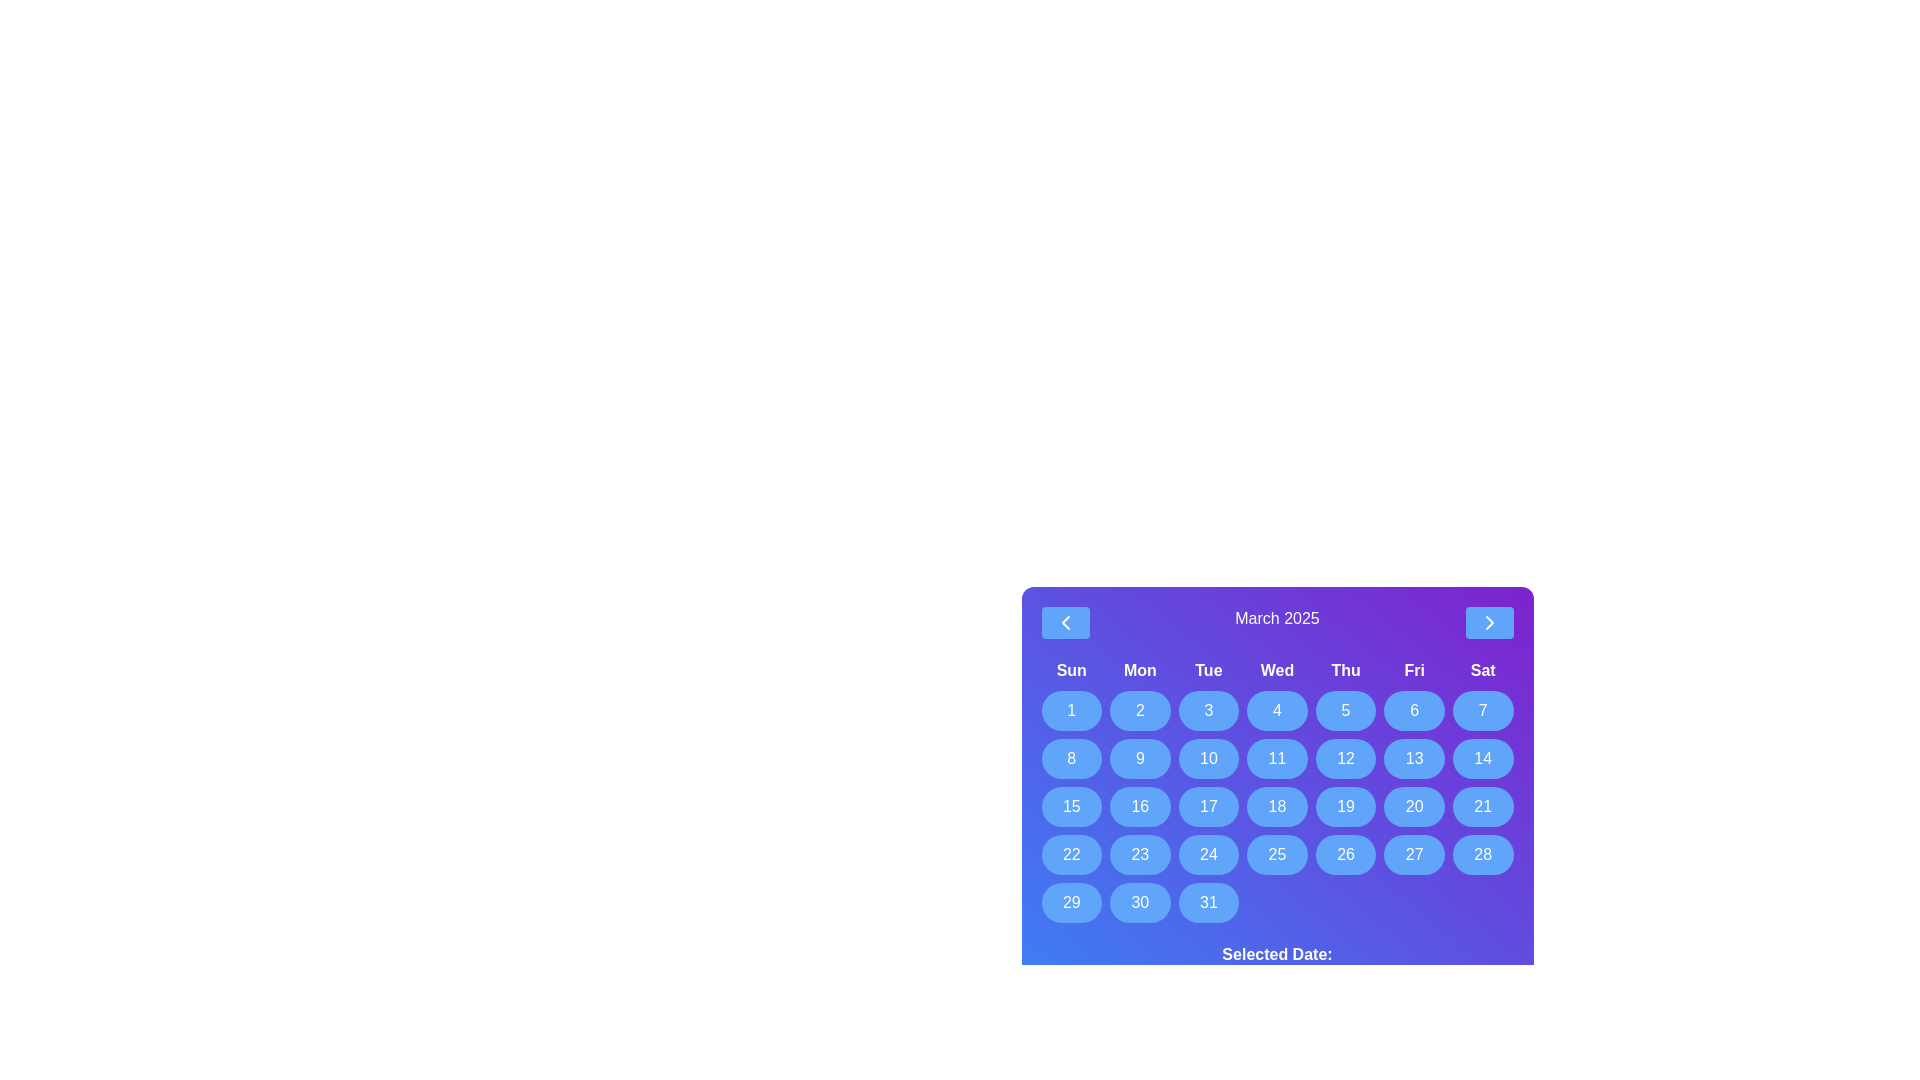 This screenshot has height=1080, width=1920. What do you see at coordinates (1413, 759) in the screenshot?
I see `the button representing the date '13' in the calendar view` at bounding box center [1413, 759].